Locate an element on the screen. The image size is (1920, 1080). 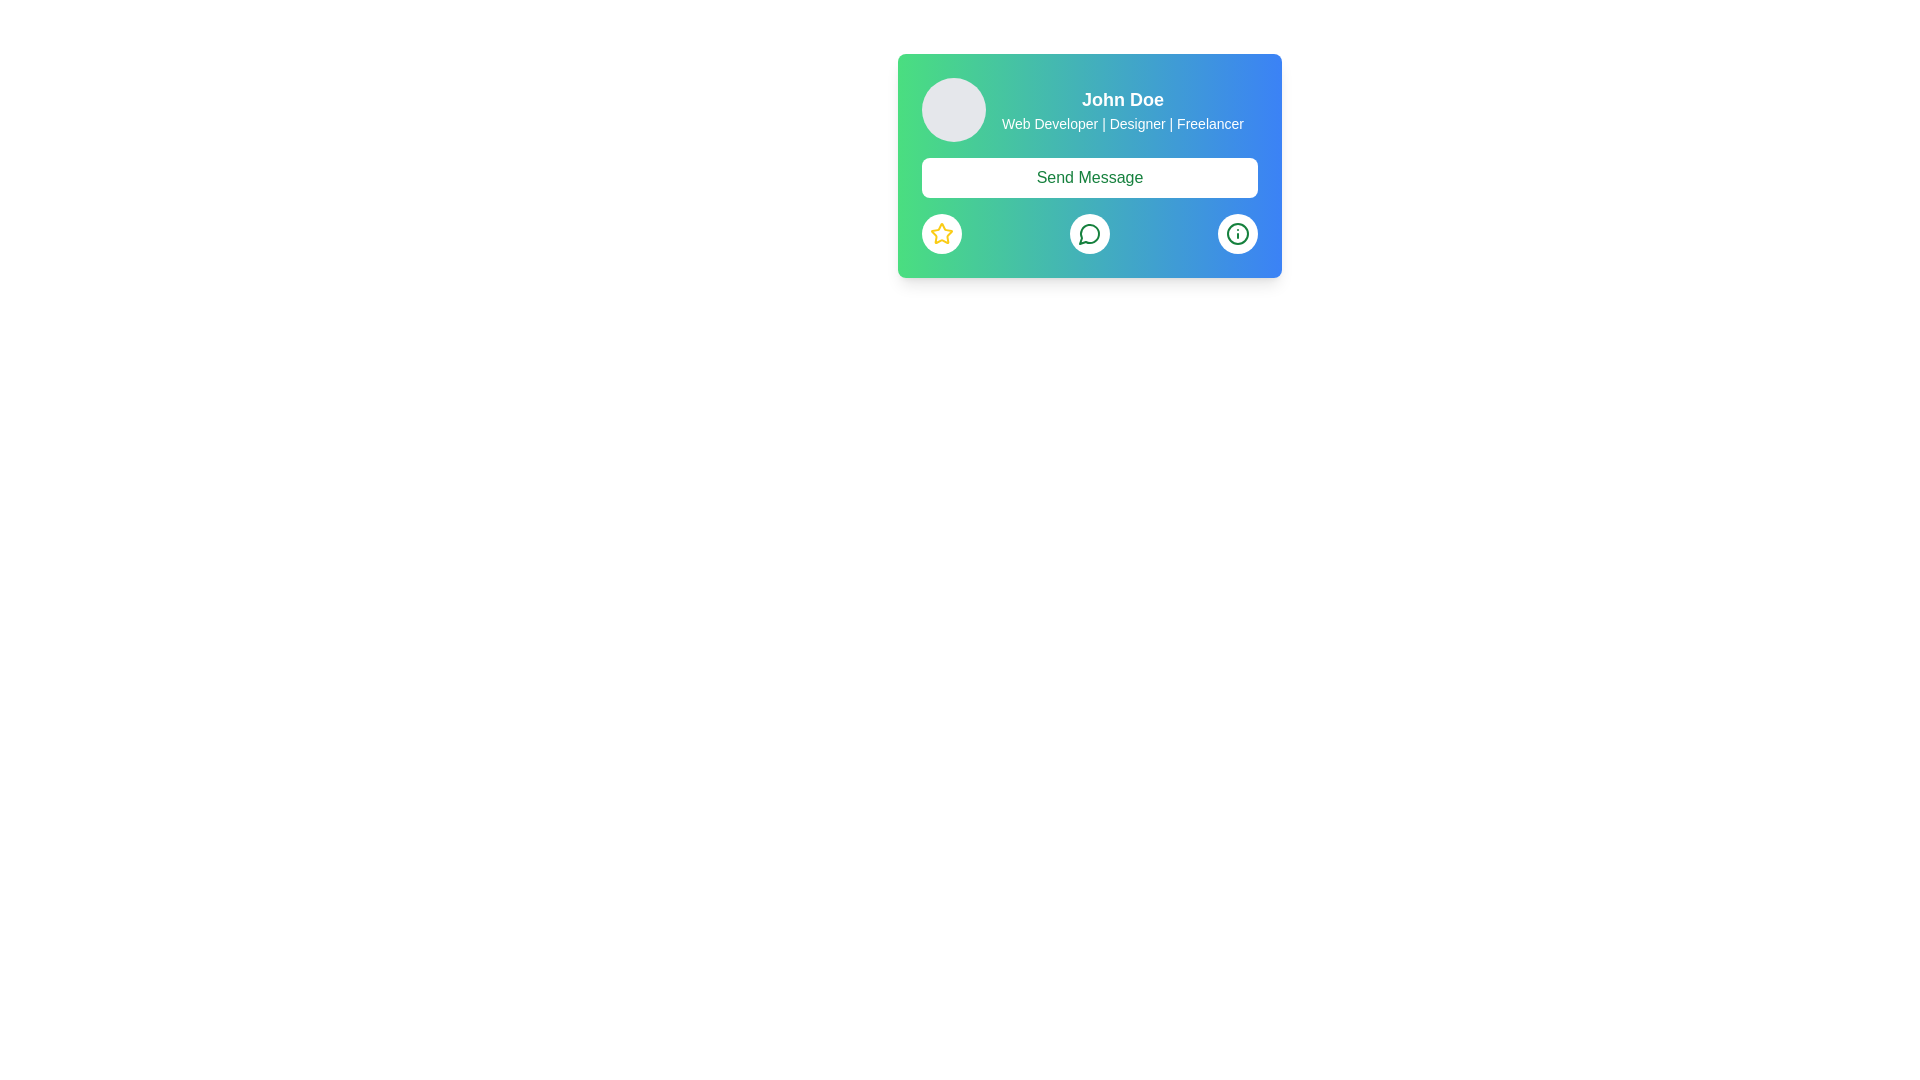
the middle icon of three circular buttons aligned in a row, located directly beneath the 'Send Message' button to initiate messaging is located at coordinates (1088, 233).